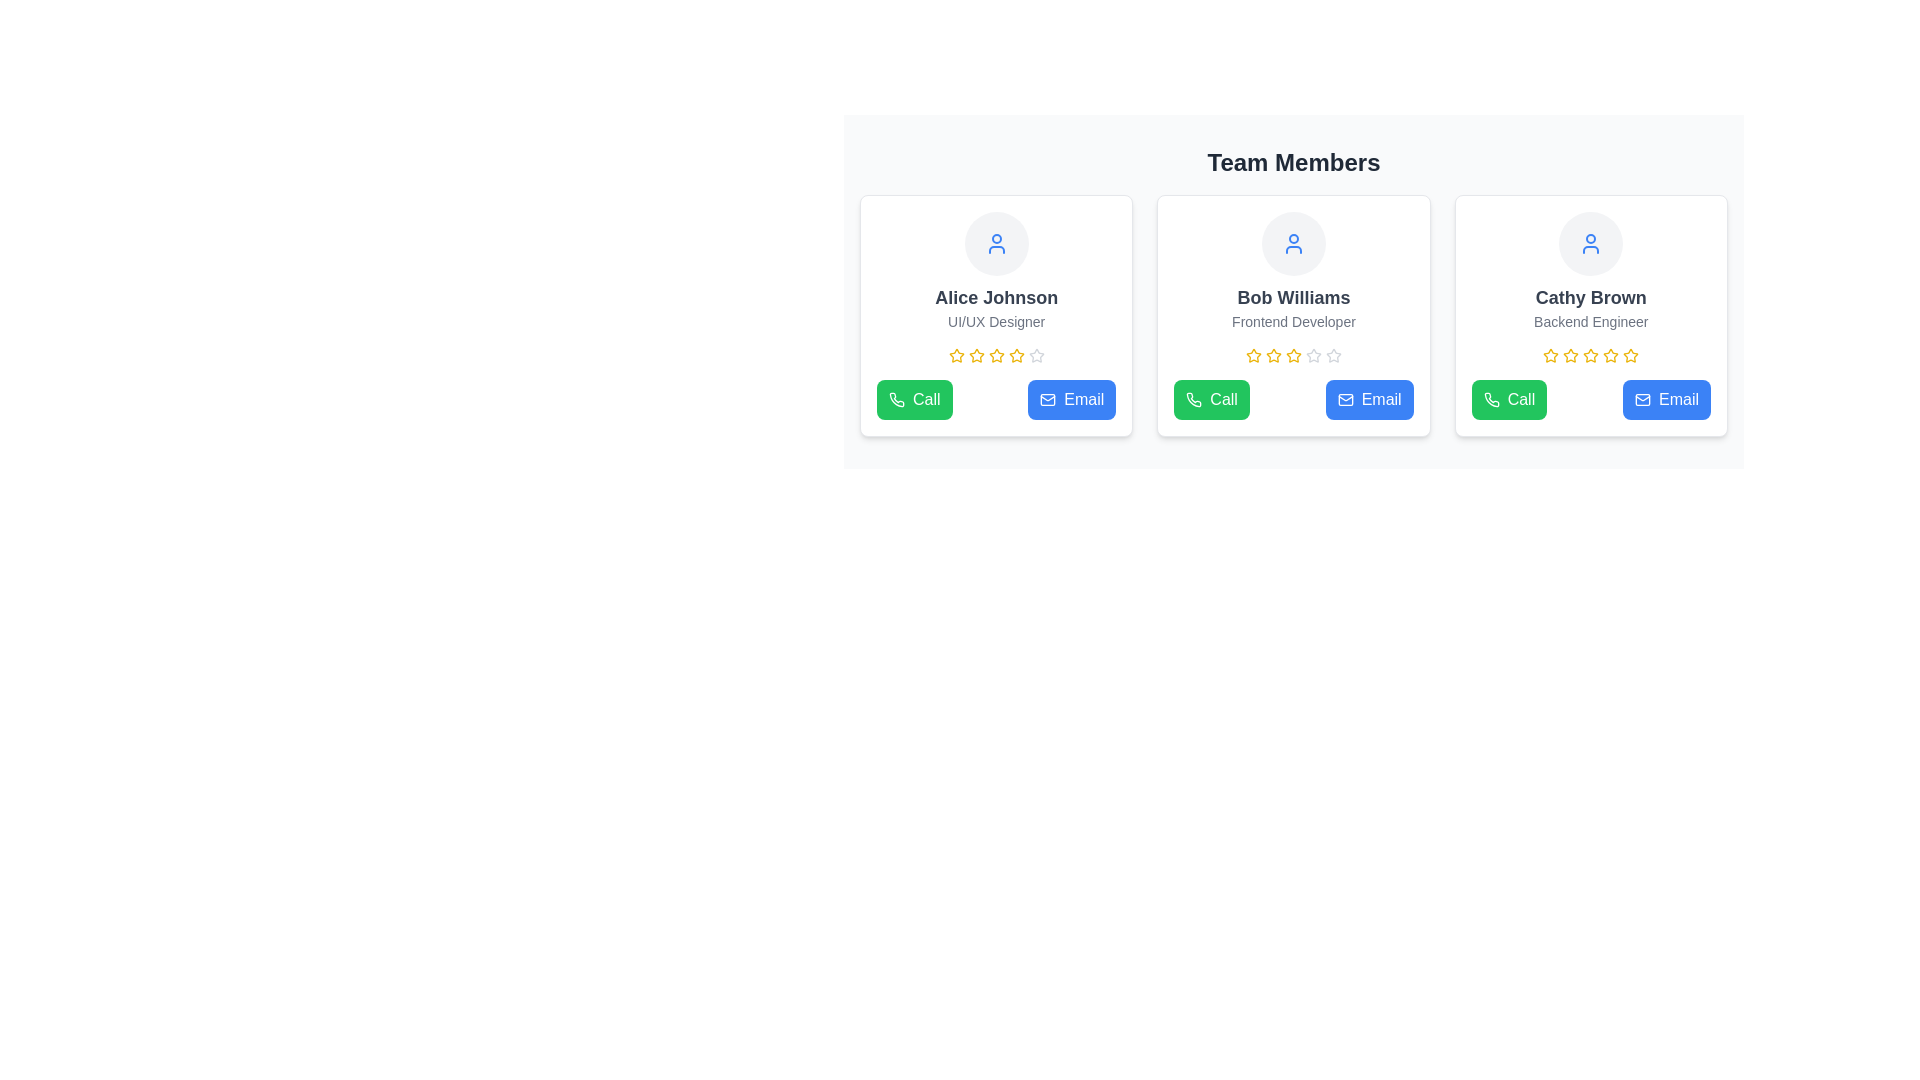 The width and height of the screenshot is (1920, 1080). Describe the element at coordinates (1491, 400) in the screenshot. I see `the phone call icon within the green 'Call' button under the profile card for 'Cathy Brown, Backend Engineer'` at that location.